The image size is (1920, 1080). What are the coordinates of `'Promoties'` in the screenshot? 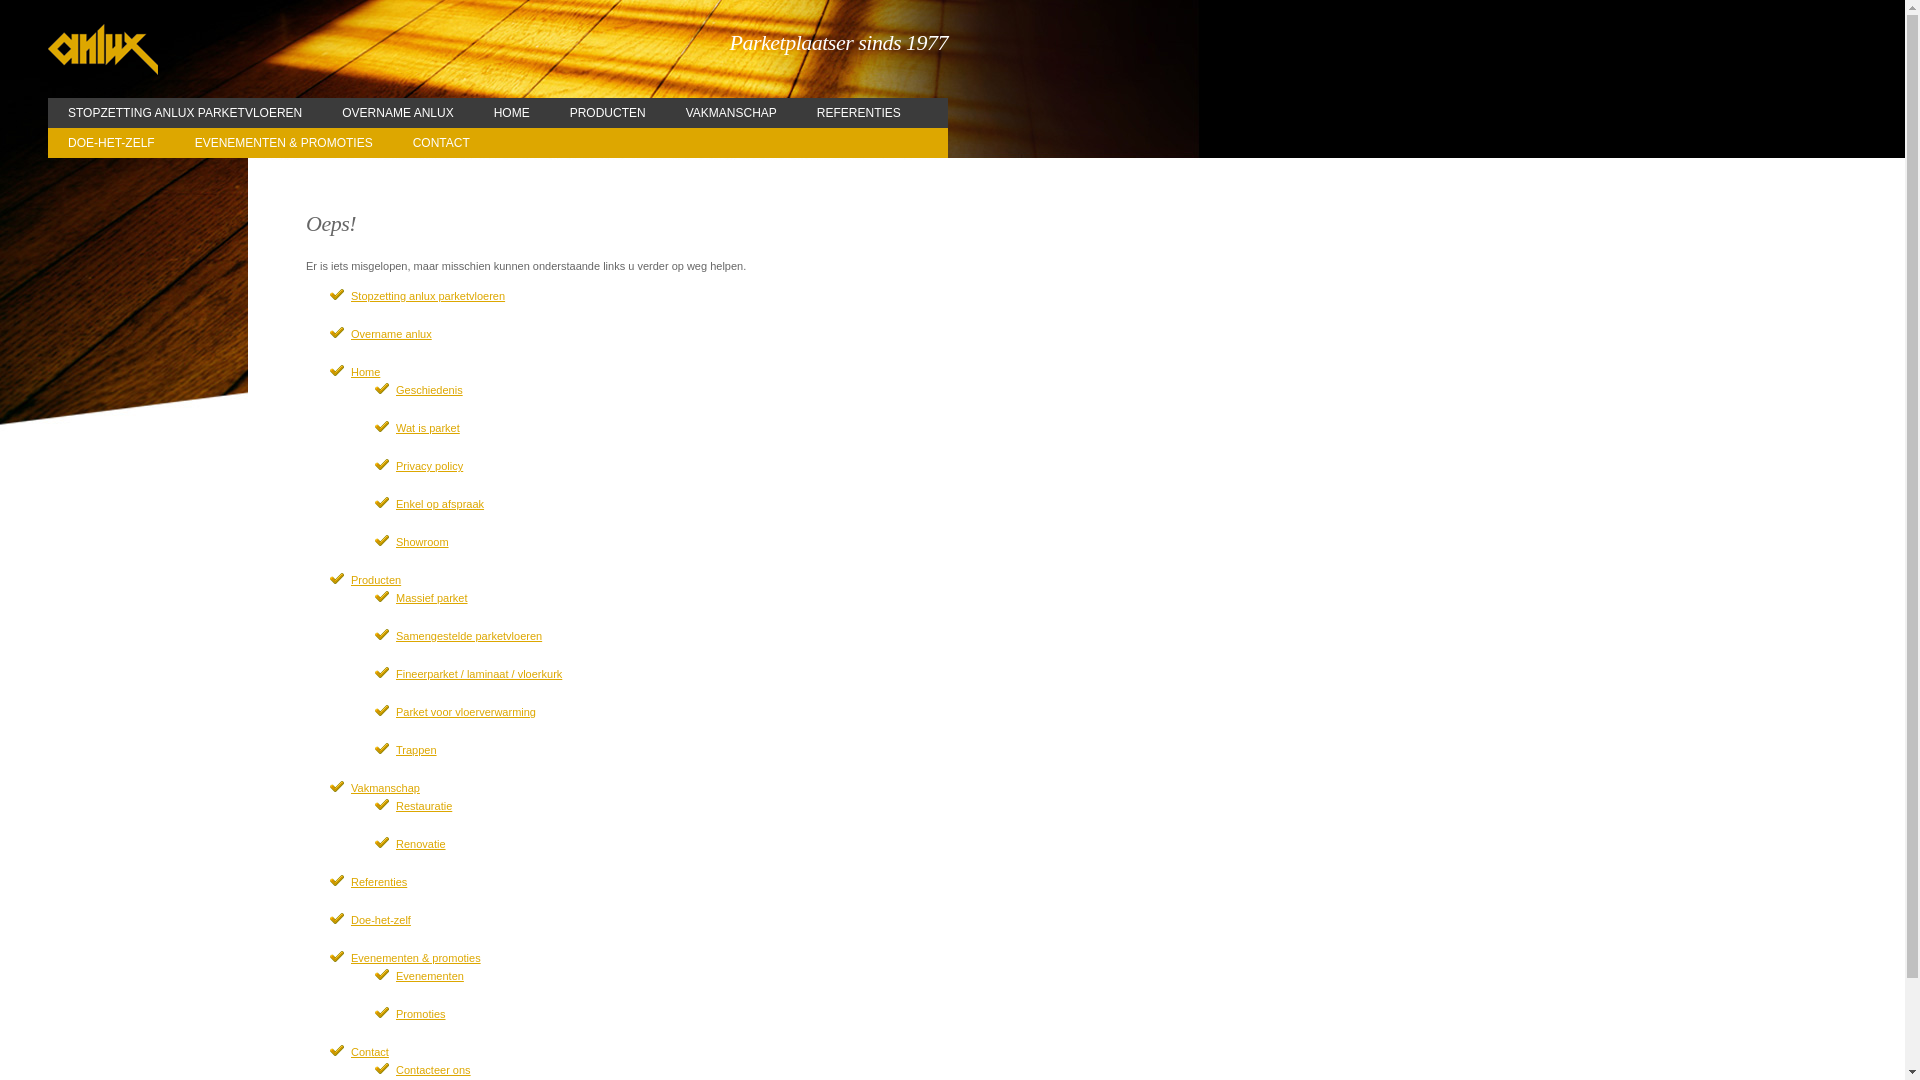 It's located at (420, 1014).